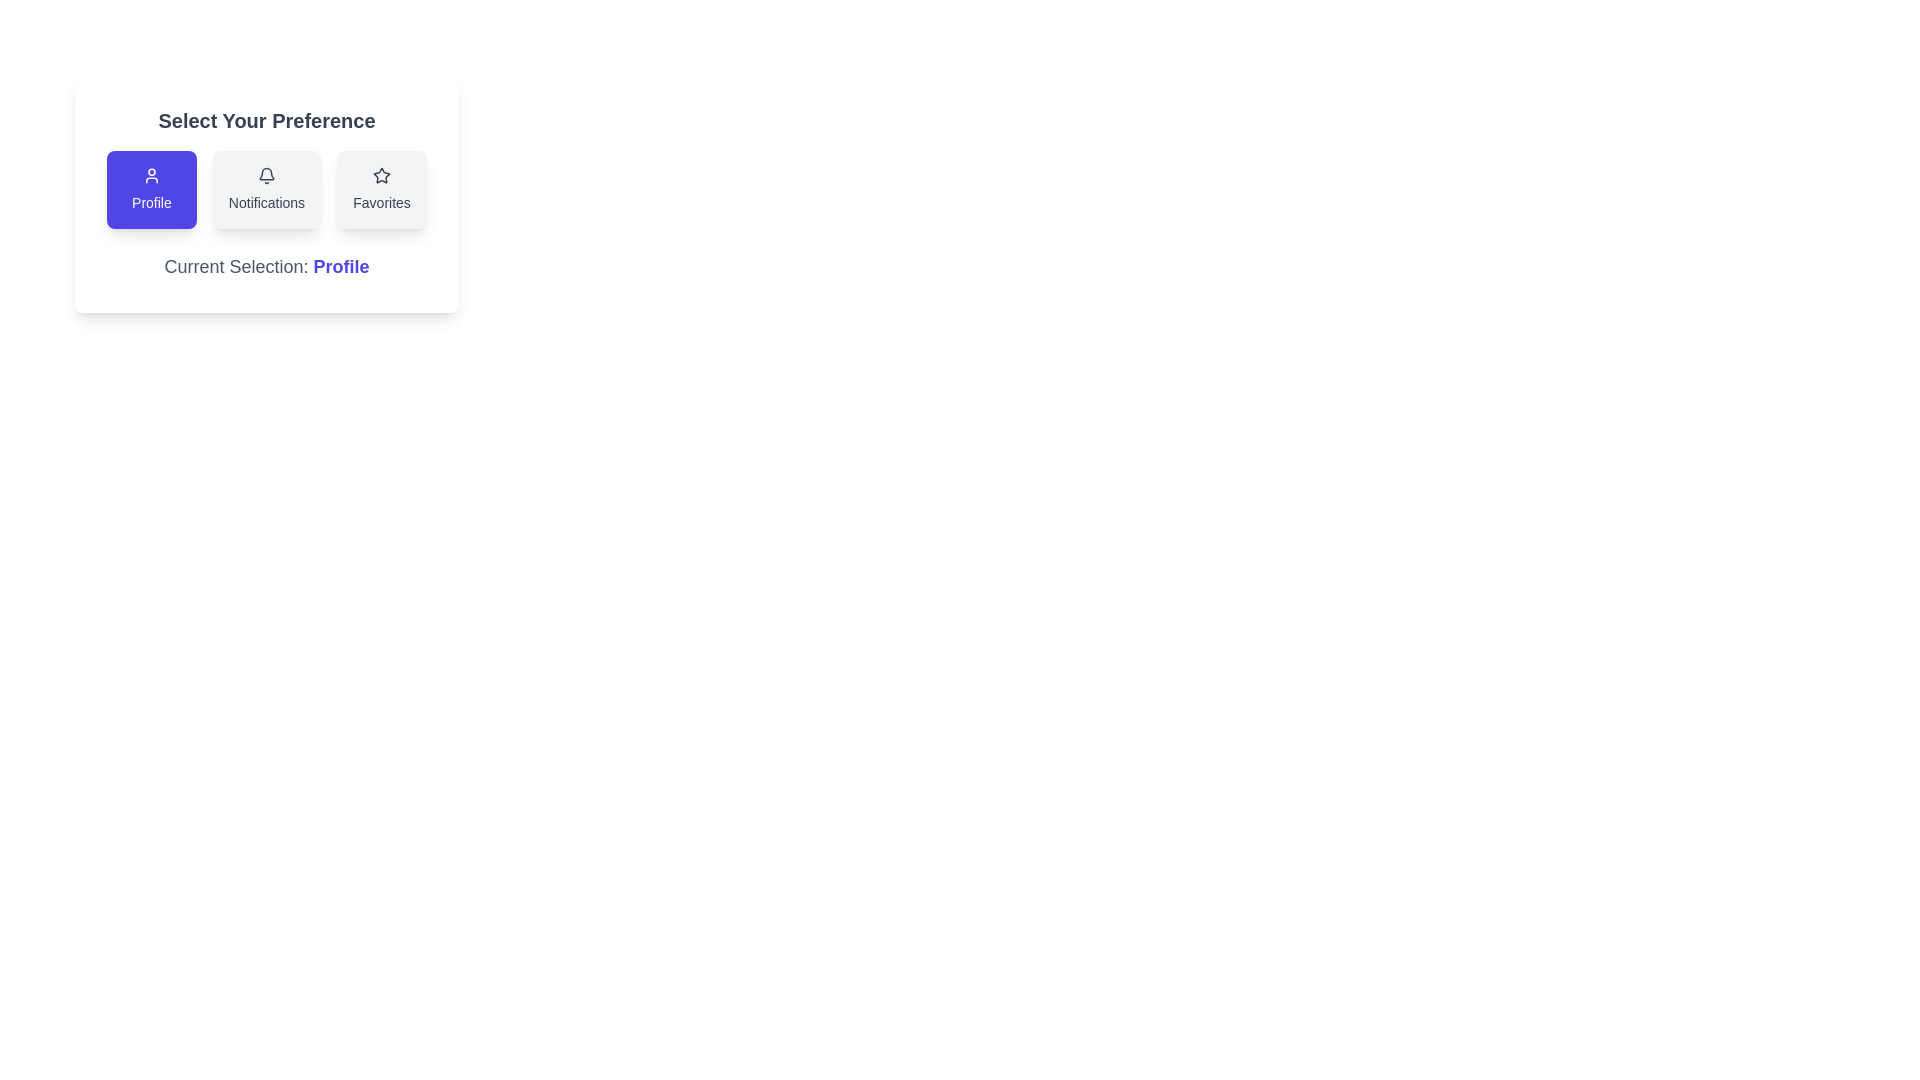 The width and height of the screenshot is (1920, 1080). What do you see at coordinates (150, 189) in the screenshot?
I see `the 'Profile' button, which is a rectangular button with a blue background and white rounded corners, located at the top-left corner of the grouping` at bounding box center [150, 189].